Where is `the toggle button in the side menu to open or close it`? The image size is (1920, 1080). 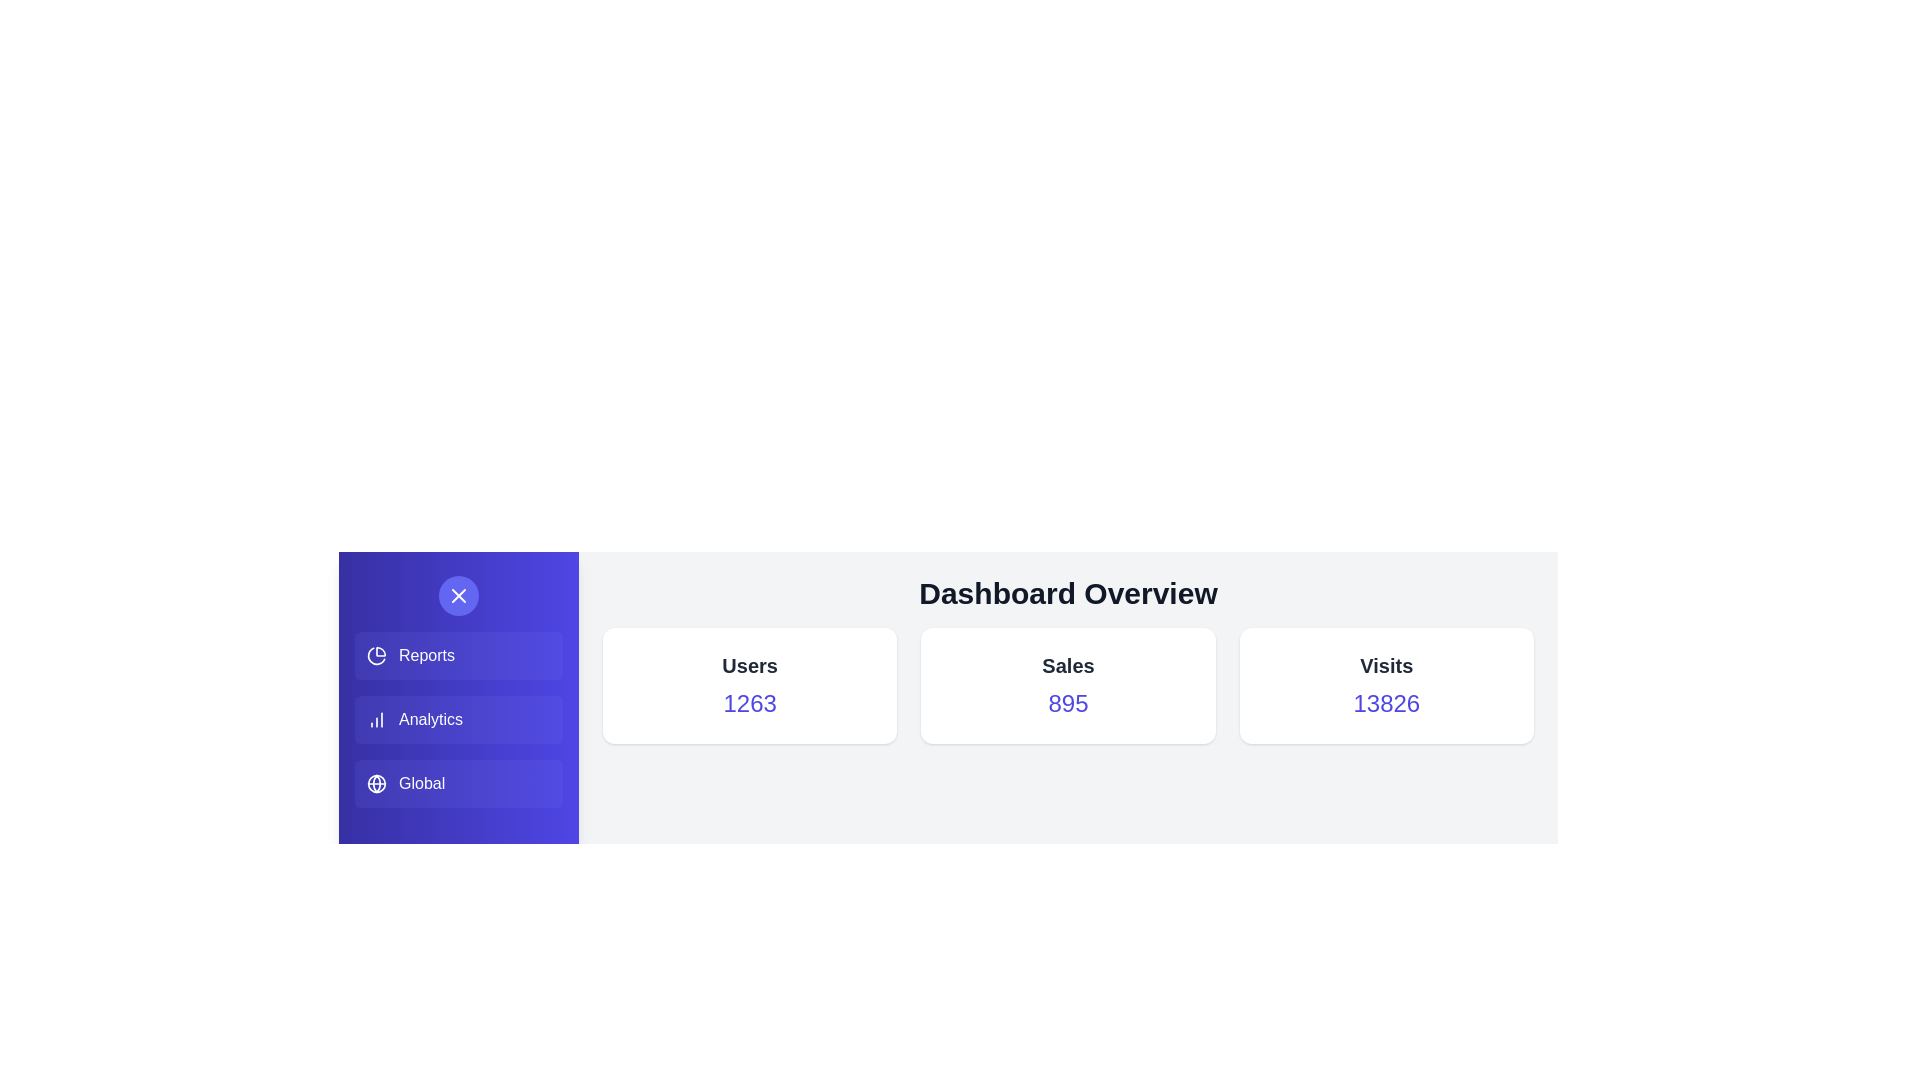 the toggle button in the side menu to open or close it is located at coordinates (458, 595).